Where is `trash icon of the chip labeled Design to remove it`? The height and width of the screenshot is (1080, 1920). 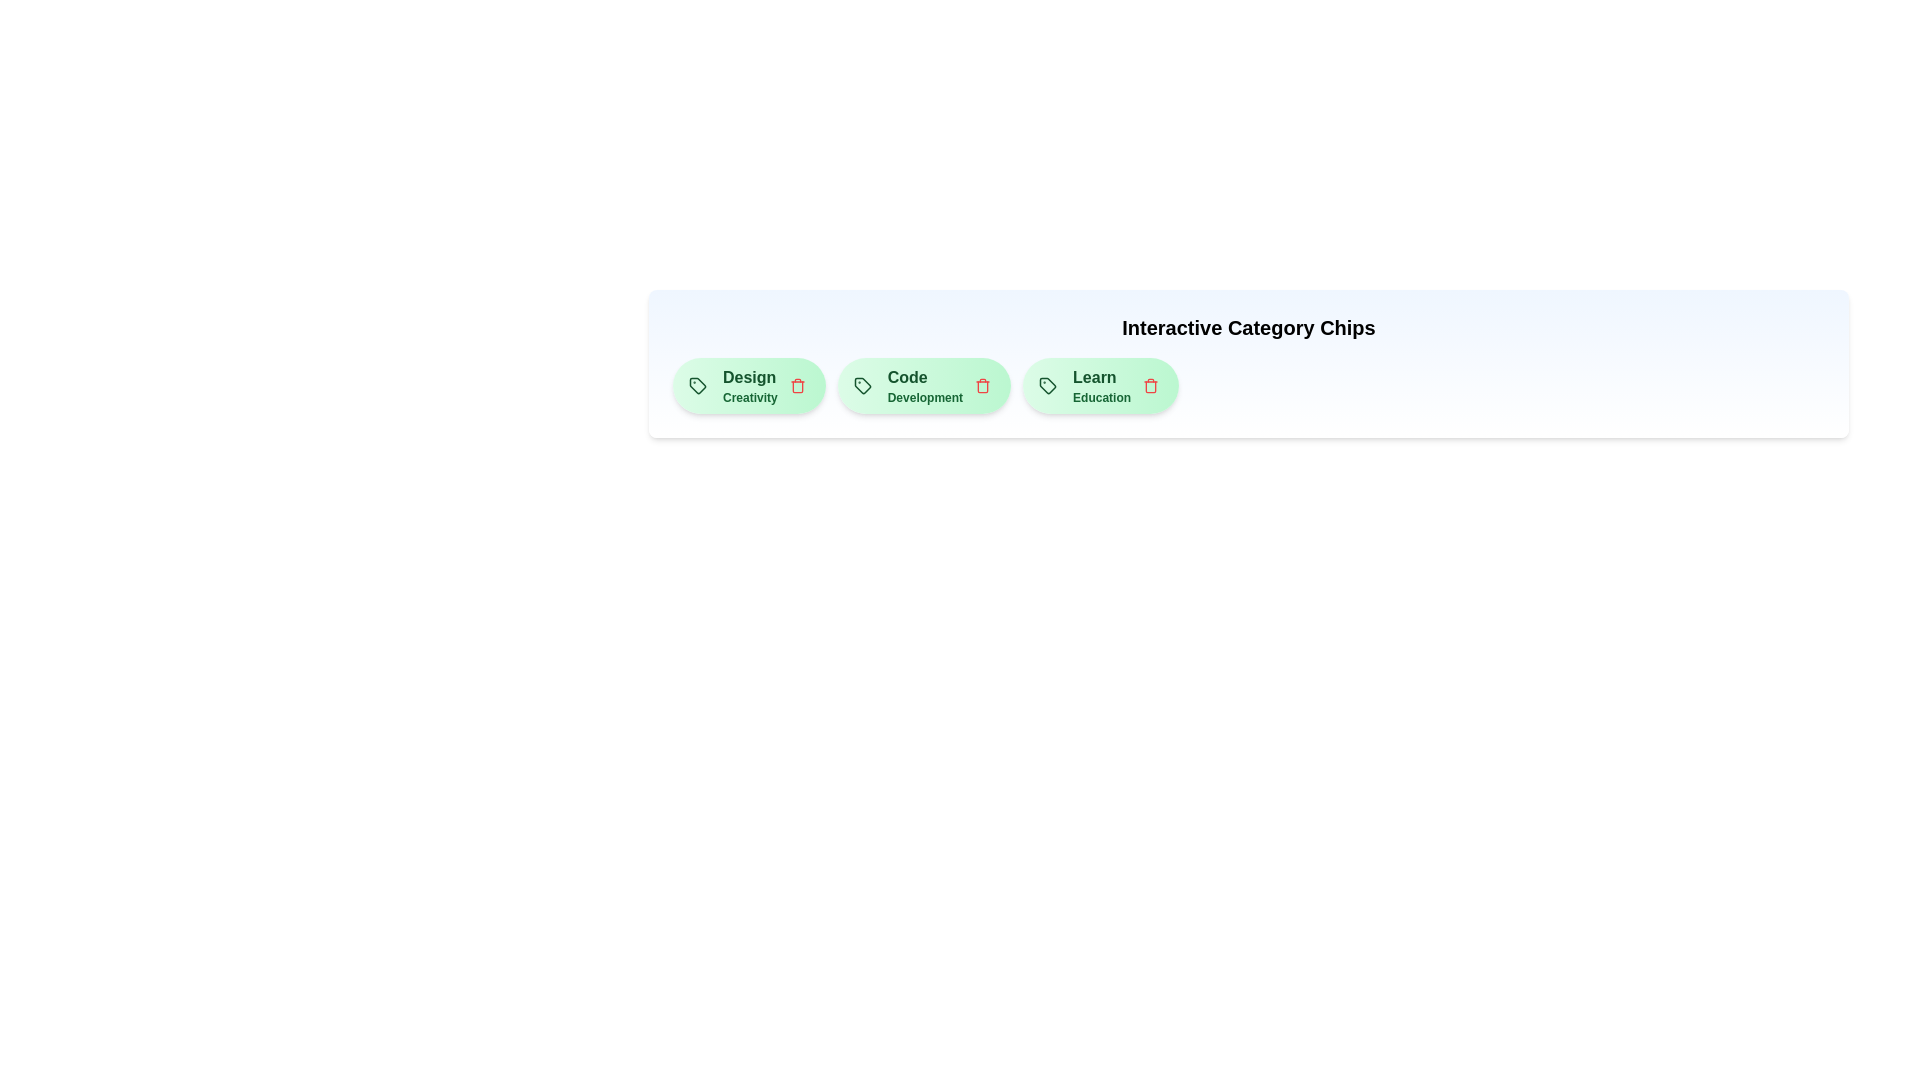
trash icon of the chip labeled Design to remove it is located at coordinates (796, 385).